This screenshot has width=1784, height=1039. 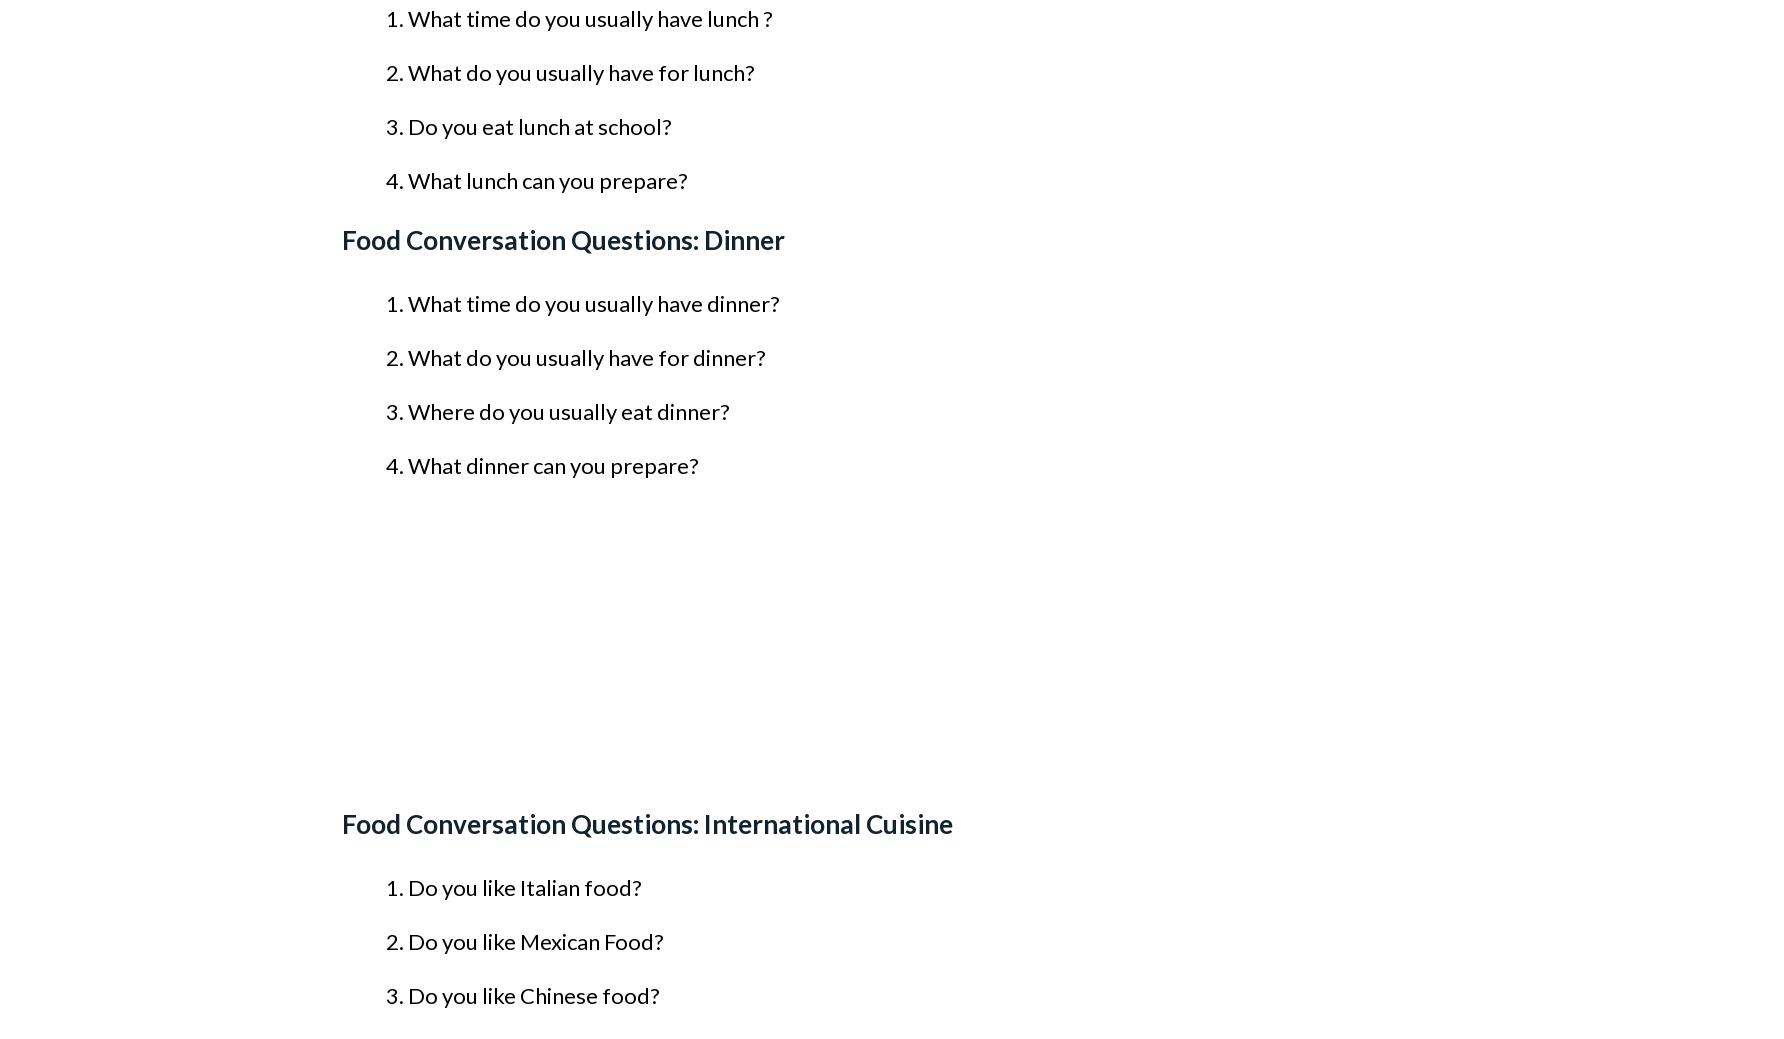 What do you see at coordinates (646, 823) in the screenshot?
I see `'Food Conversation Questions: International Cuisine'` at bounding box center [646, 823].